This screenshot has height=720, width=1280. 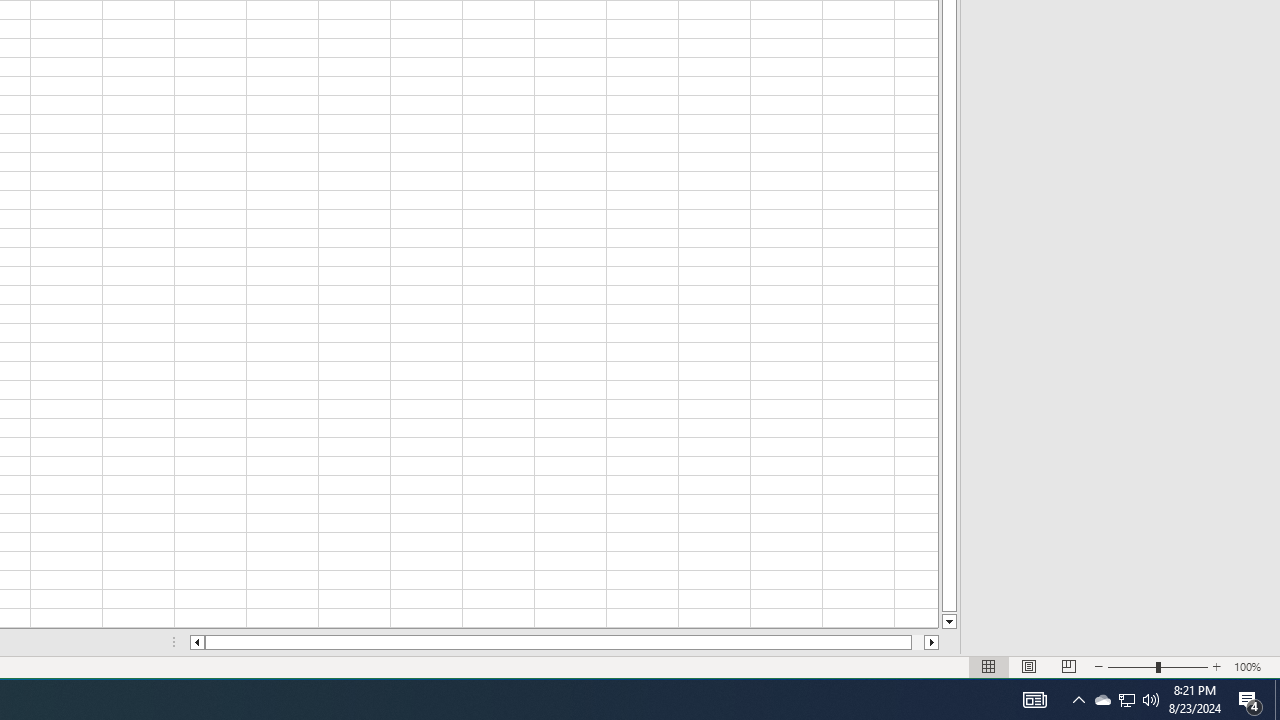 What do you see at coordinates (1127, 698) in the screenshot?
I see `'User Promoted Notification Area'` at bounding box center [1127, 698].